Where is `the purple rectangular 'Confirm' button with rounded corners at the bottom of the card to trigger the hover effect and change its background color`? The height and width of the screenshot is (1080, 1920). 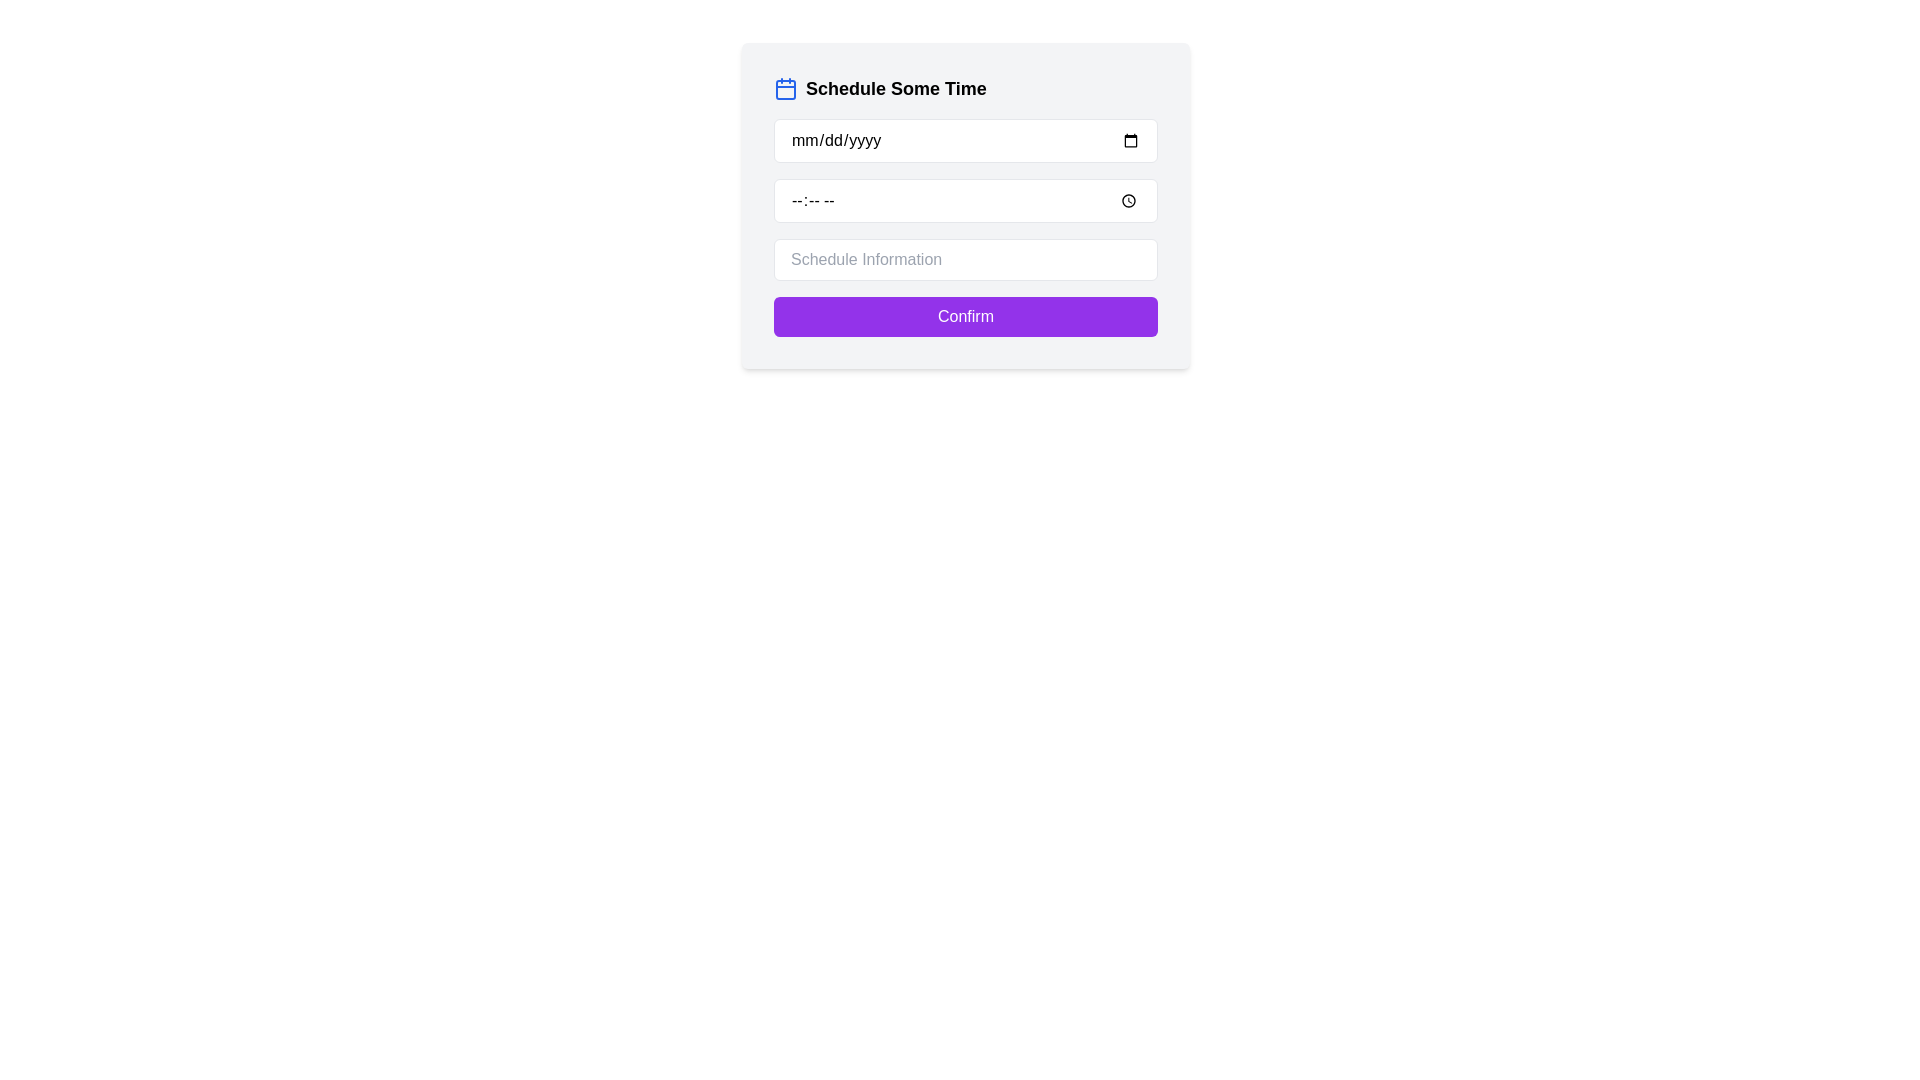 the purple rectangular 'Confirm' button with rounded corners at the bottom of the card to trigger the hover effect and change its background color is located at coordinates (965, 315).